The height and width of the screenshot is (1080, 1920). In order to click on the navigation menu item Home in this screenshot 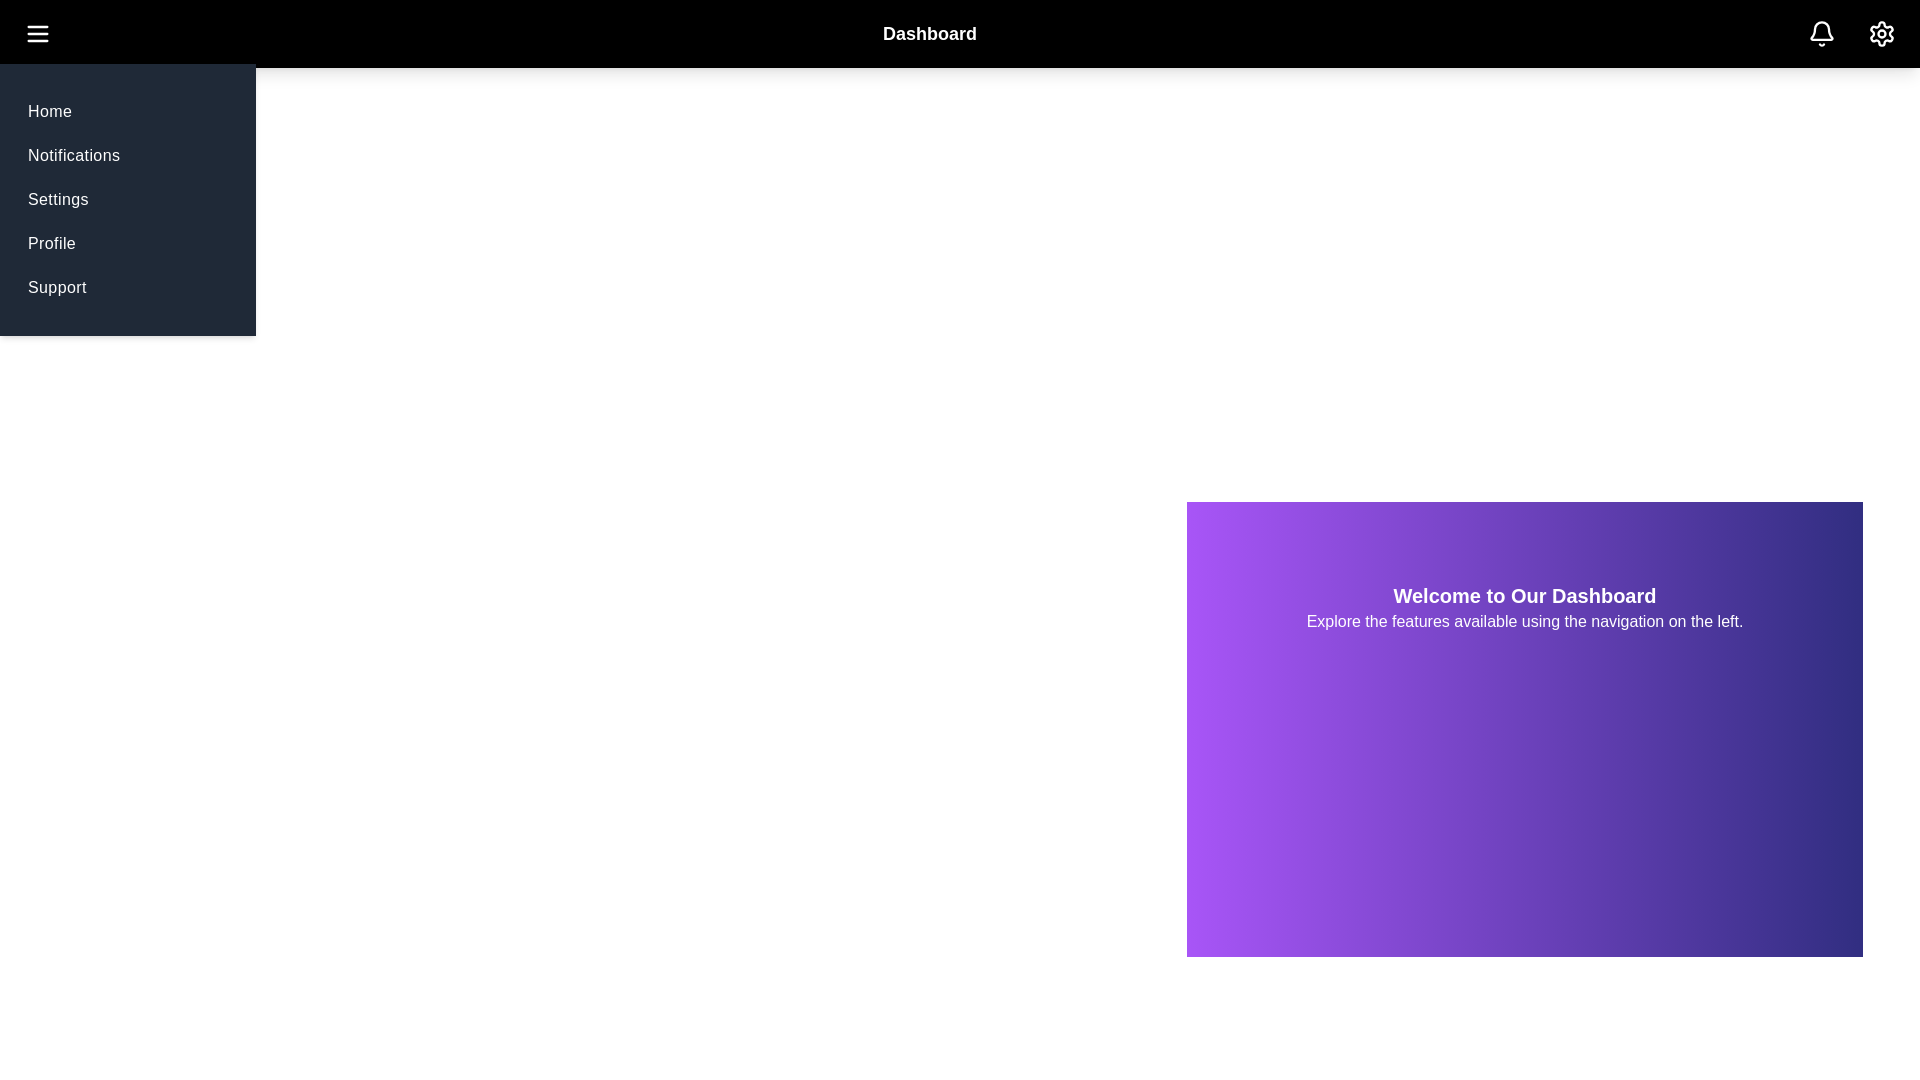, I will do `click(49, 111)`.